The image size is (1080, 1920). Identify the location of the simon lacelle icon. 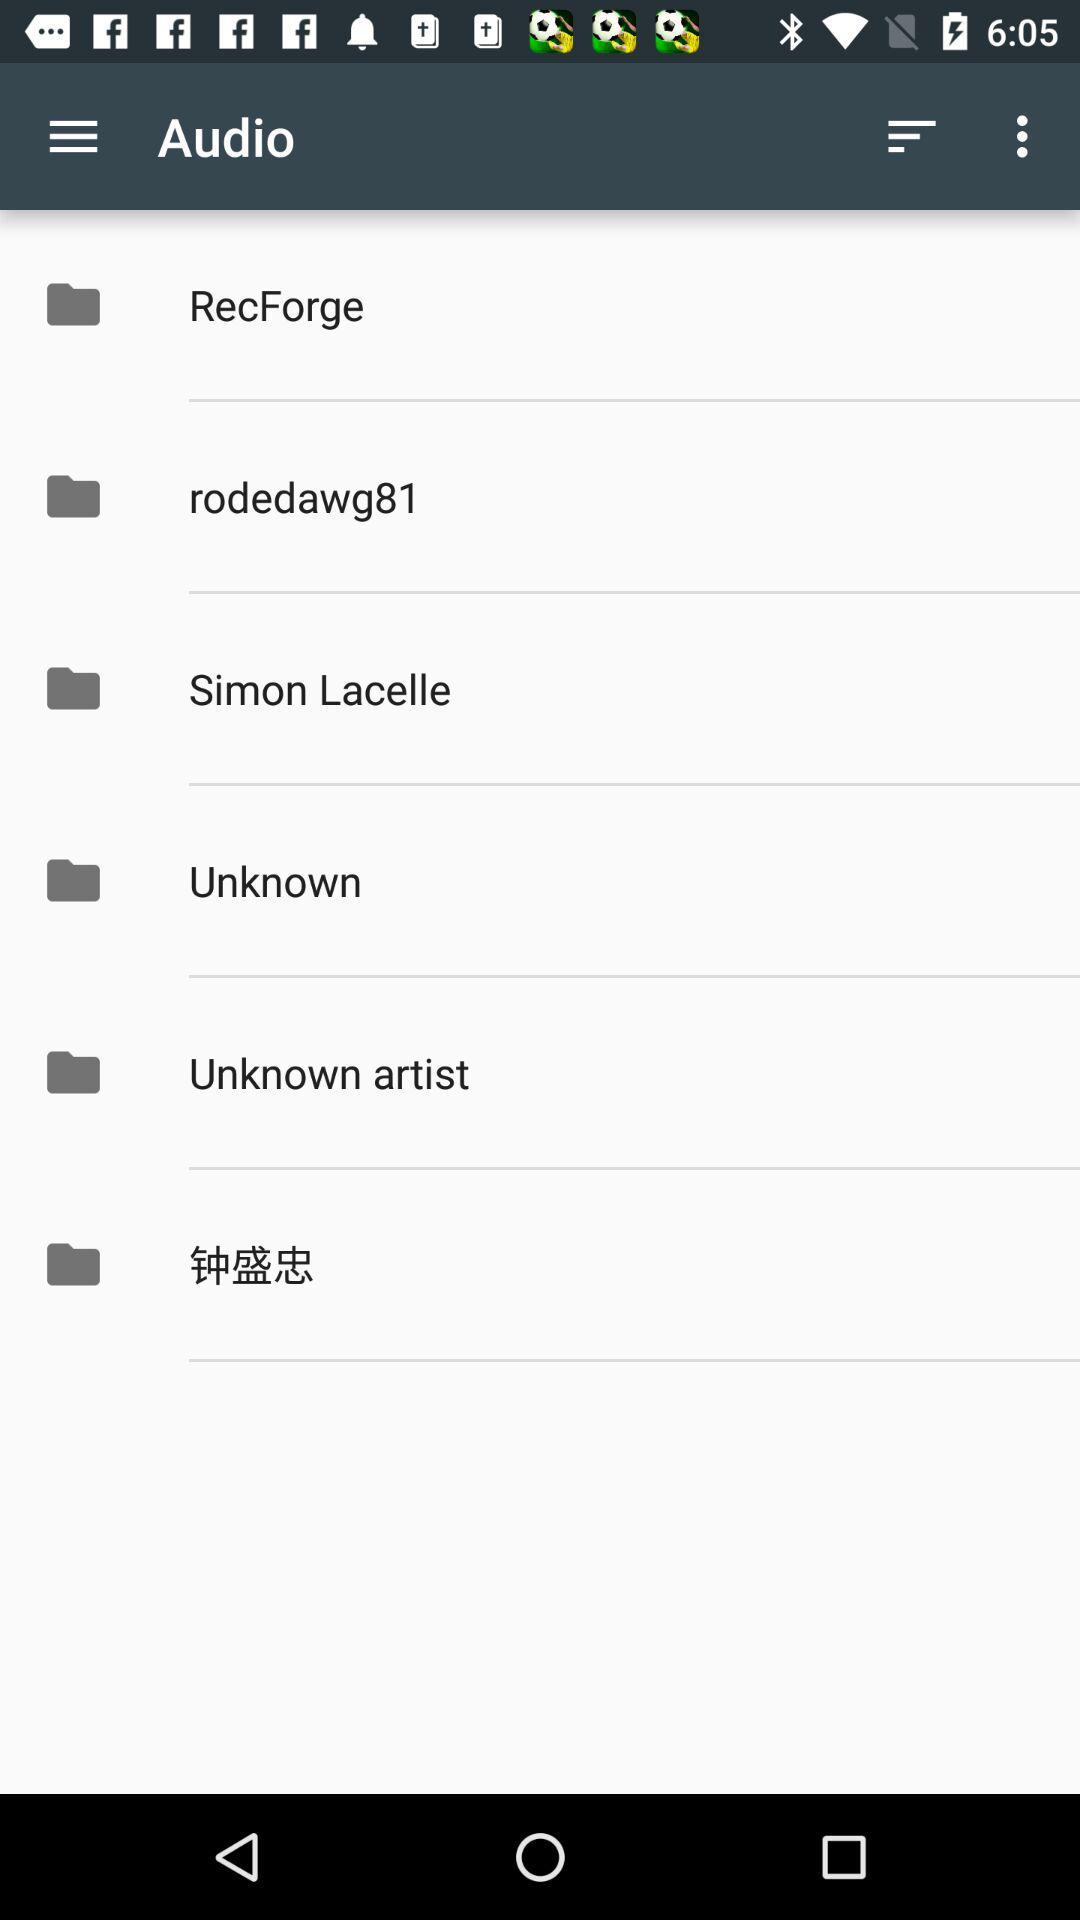
(612, 688).